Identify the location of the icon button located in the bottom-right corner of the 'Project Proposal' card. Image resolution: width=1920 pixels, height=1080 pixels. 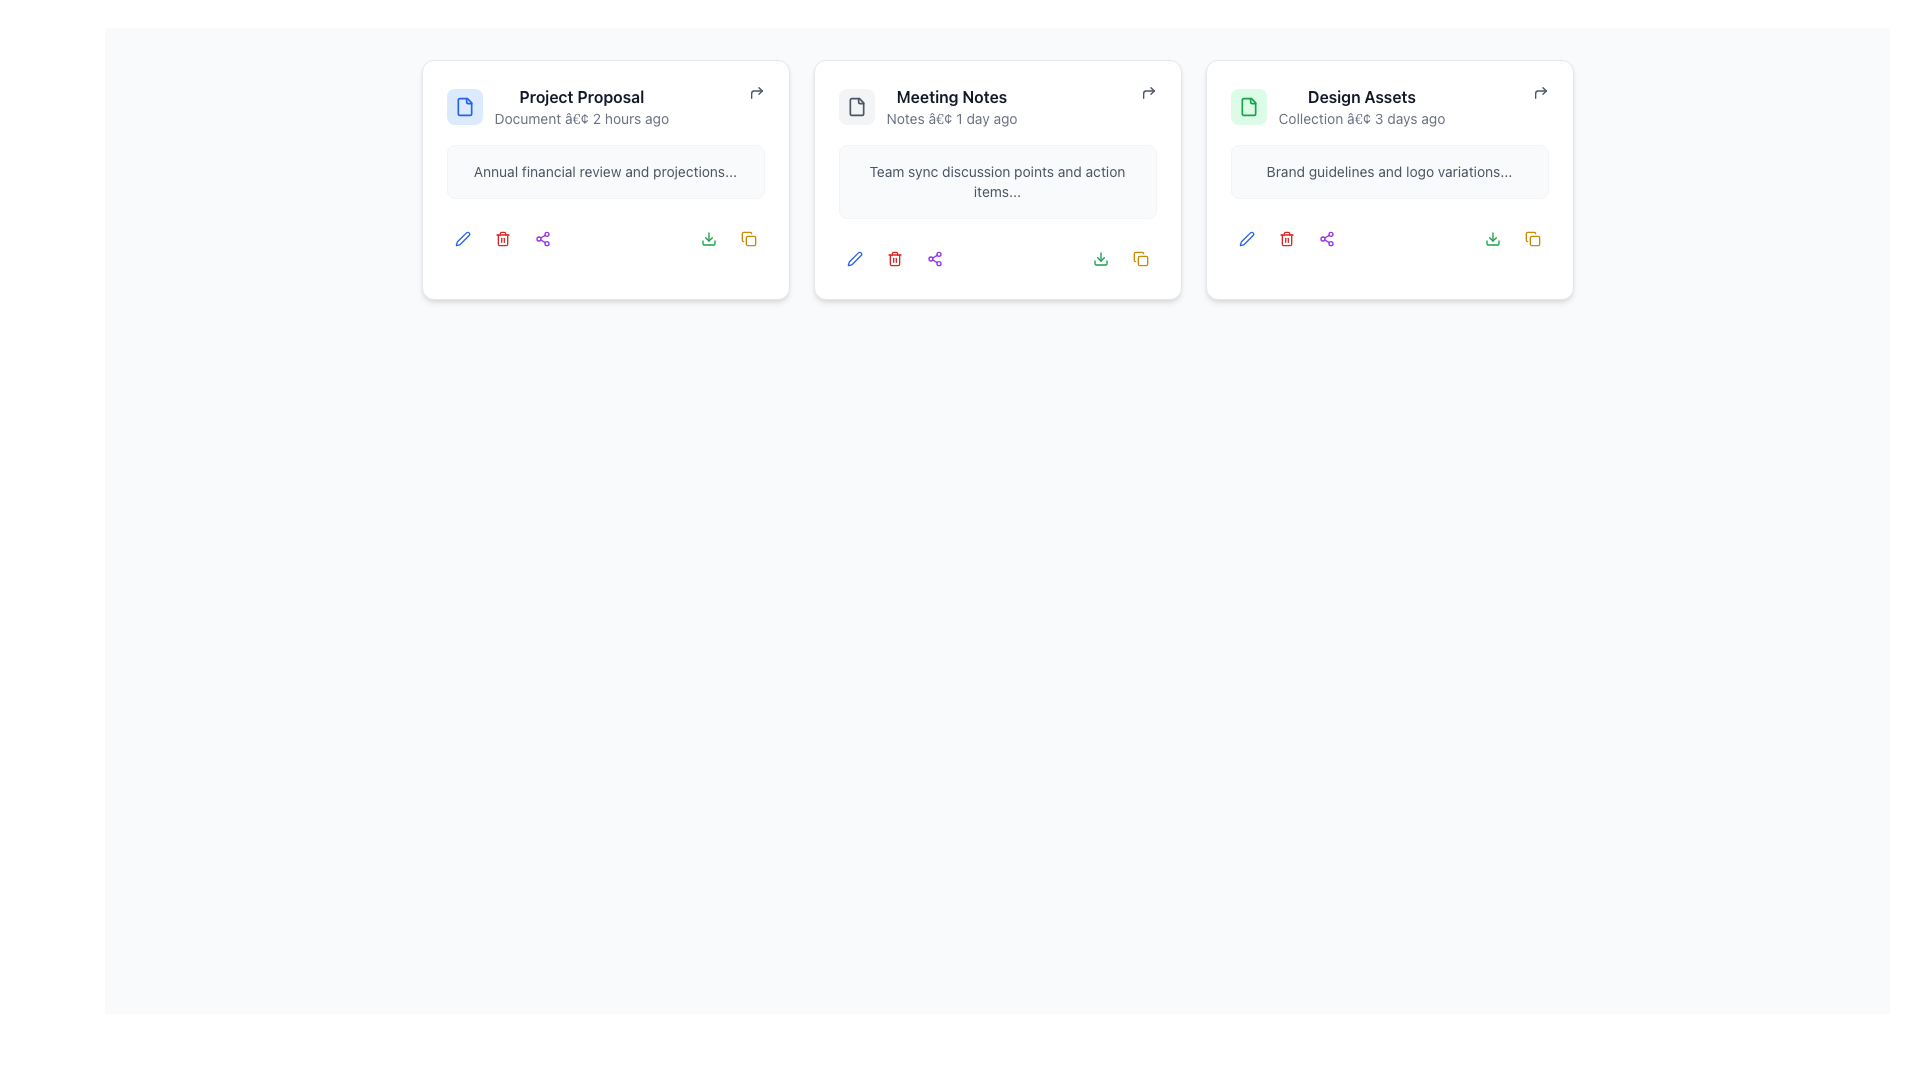
(542, 238).